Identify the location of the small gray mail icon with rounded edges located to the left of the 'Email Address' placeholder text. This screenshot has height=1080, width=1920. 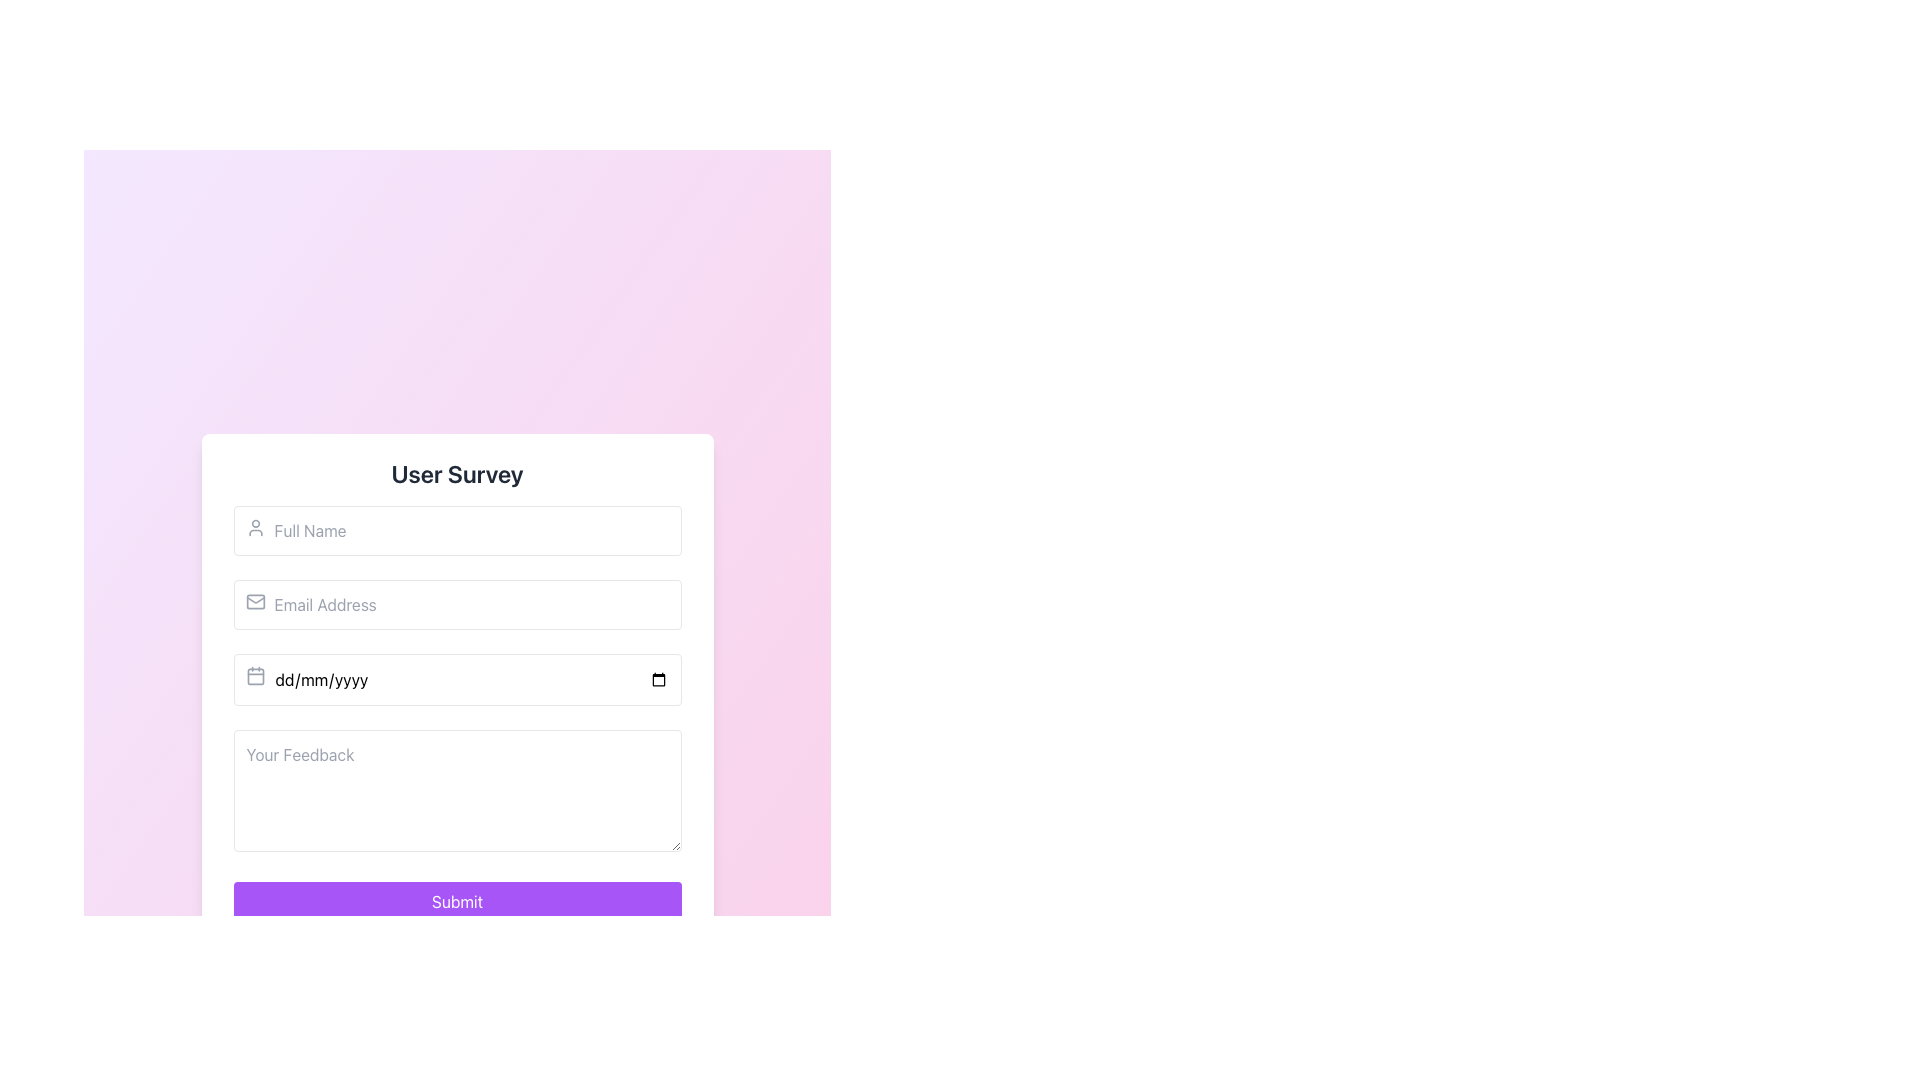
(254, 600).